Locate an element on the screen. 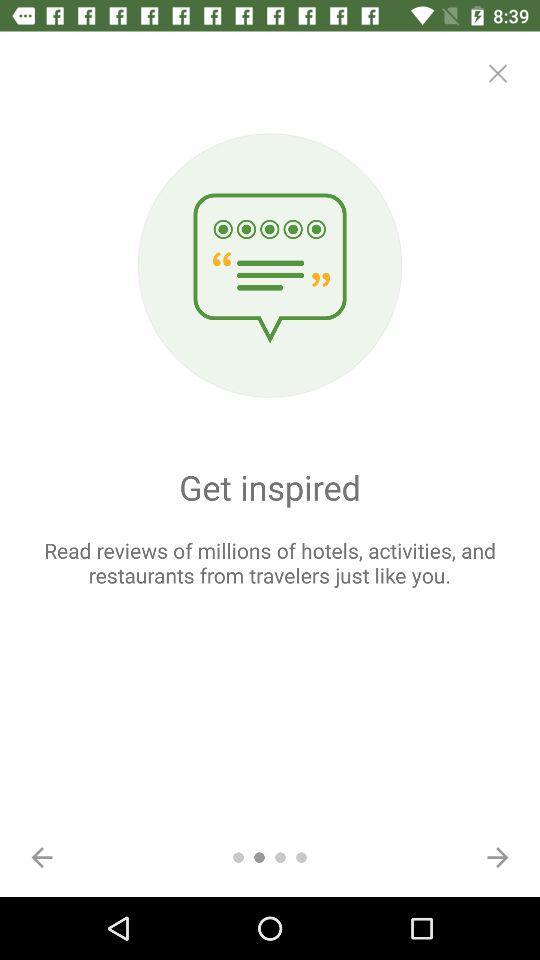  the icon at the bottom right corner is located at coordinates (496, 856).